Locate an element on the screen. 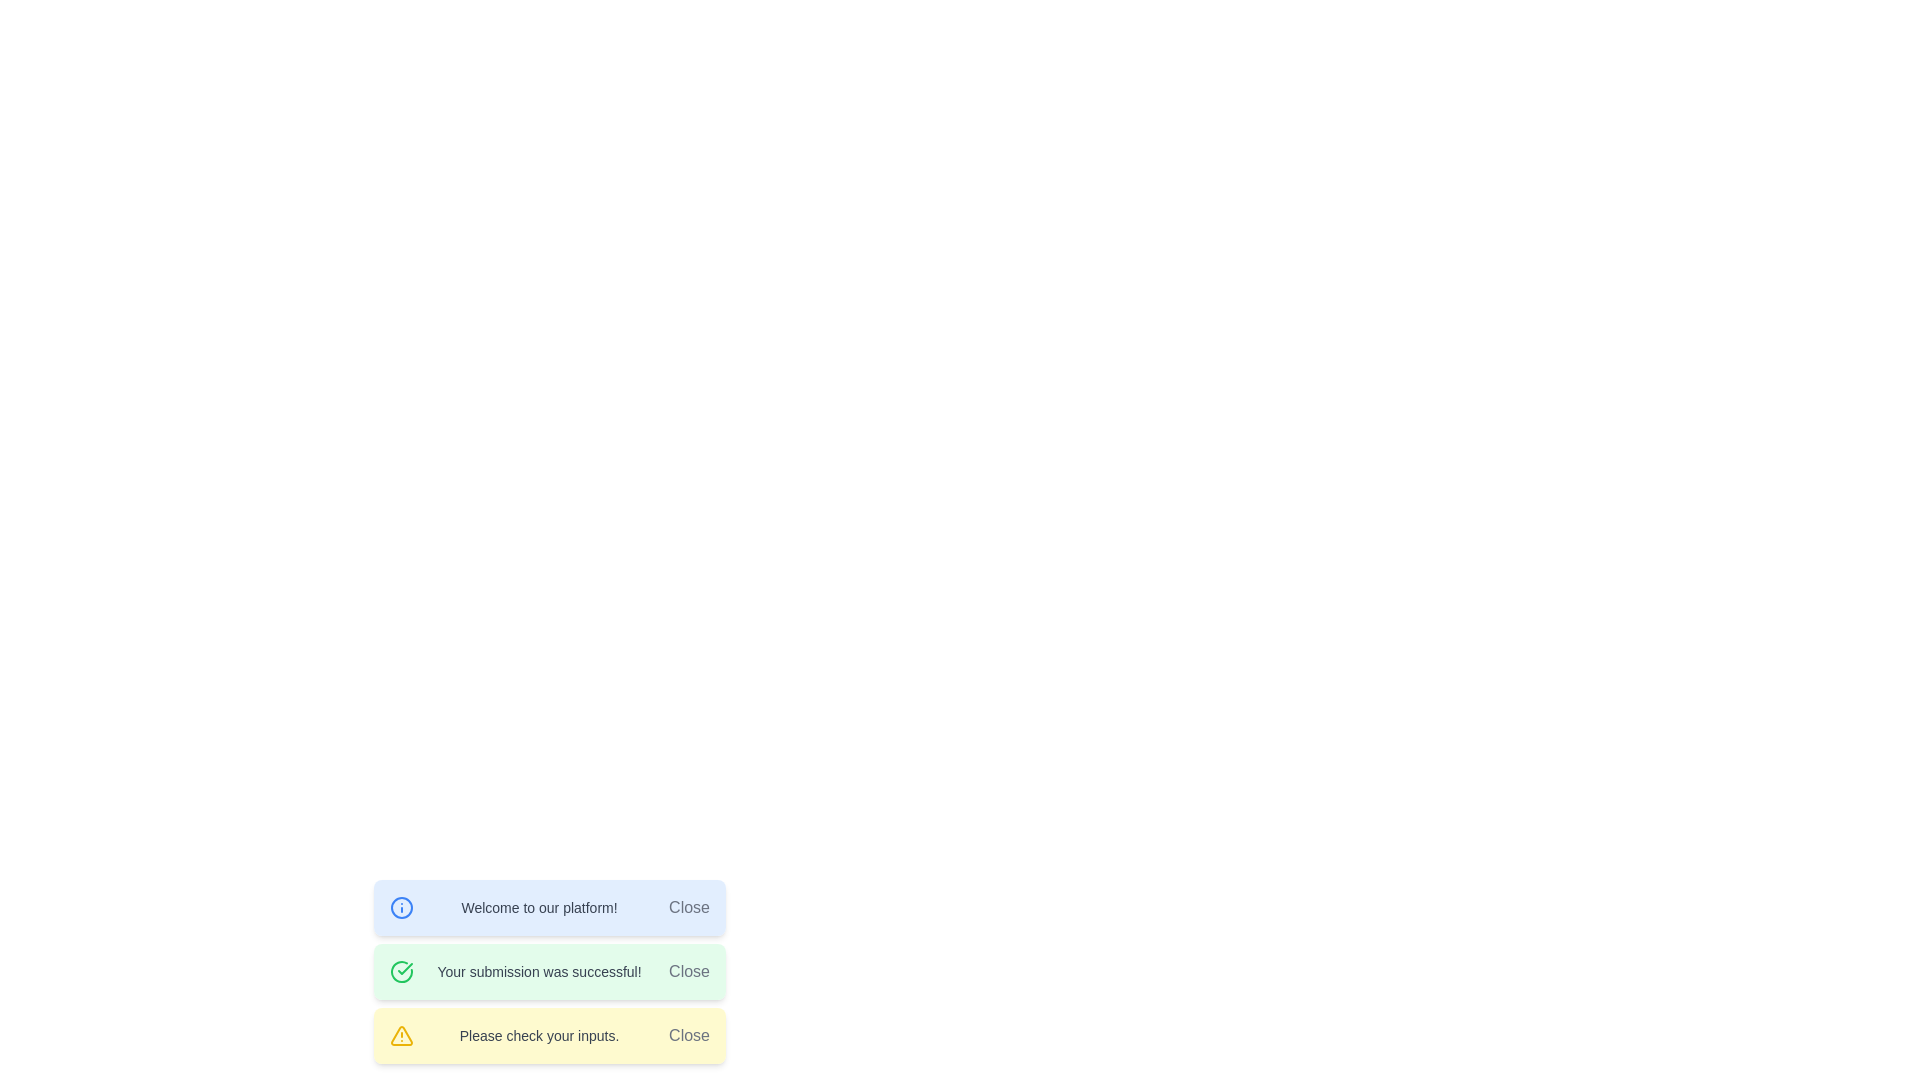 The image size is (1920, 1080). the dismiss button located in the top right section of the notification box that includes the text 'Welcome to our platform!' is located at coordinates (689, 907).